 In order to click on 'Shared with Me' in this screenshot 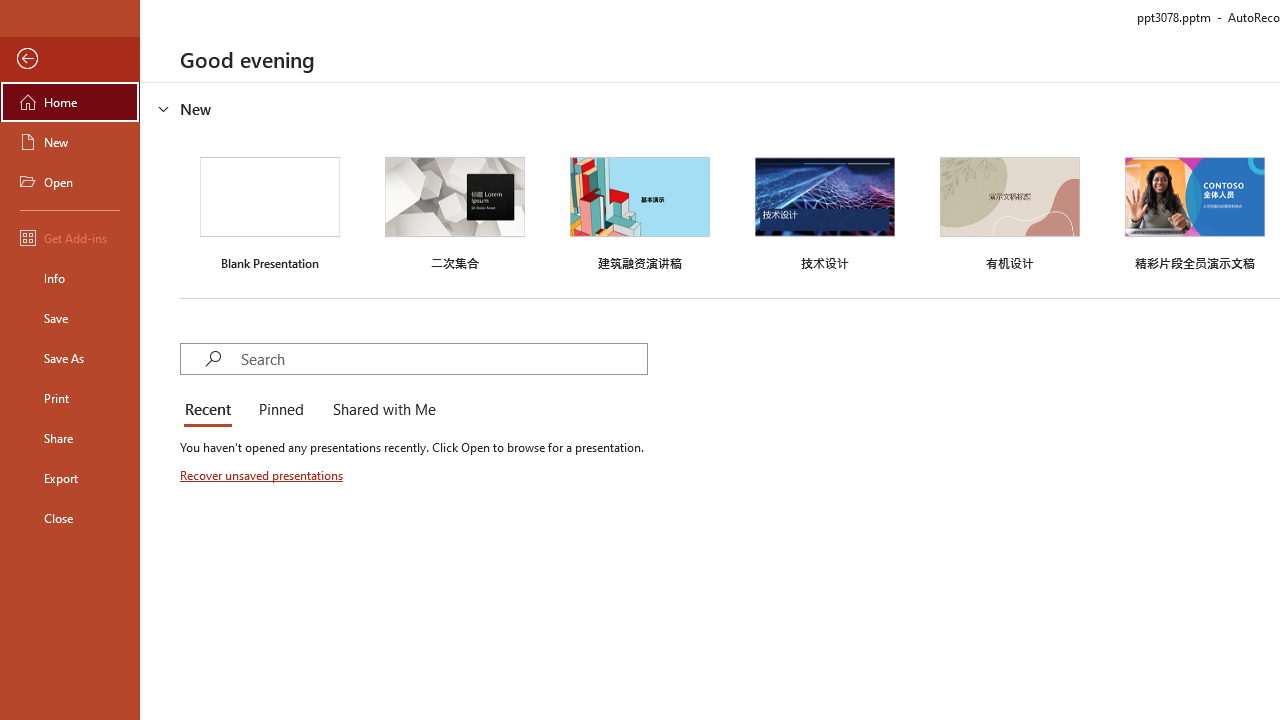, I will do `click(380, 410)`.